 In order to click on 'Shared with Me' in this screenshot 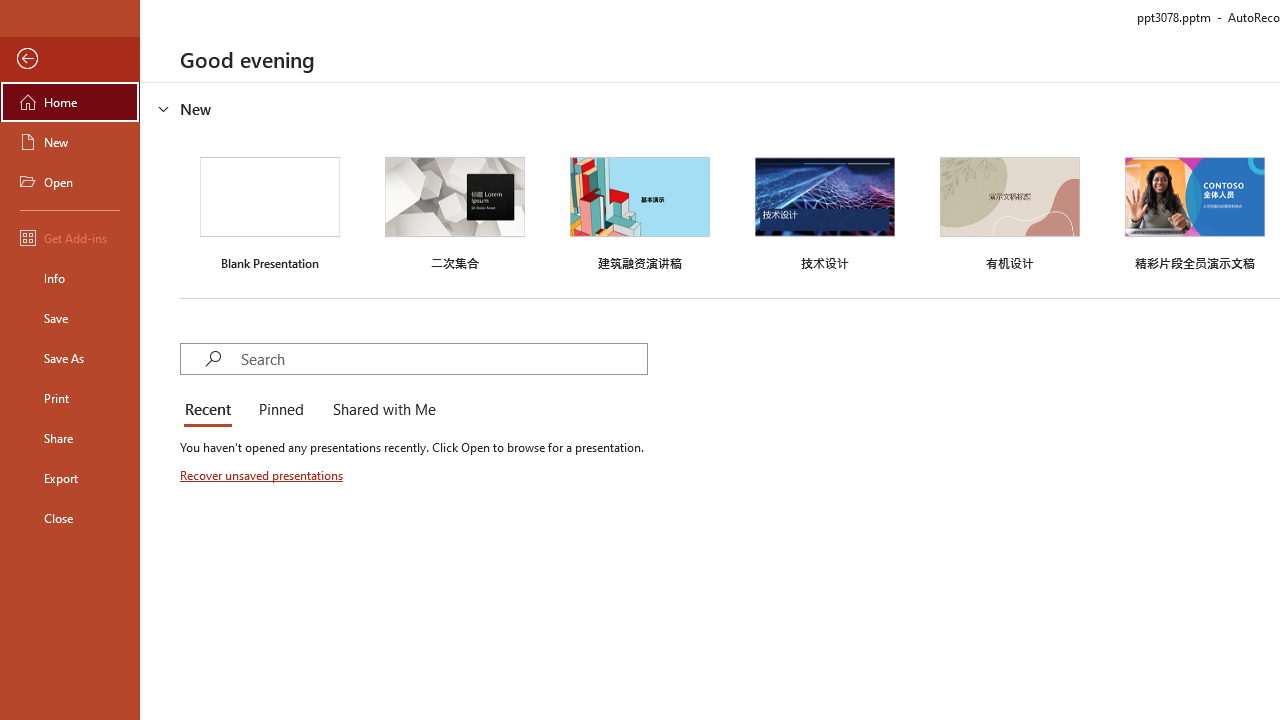, I will do `click(380, 410)`.